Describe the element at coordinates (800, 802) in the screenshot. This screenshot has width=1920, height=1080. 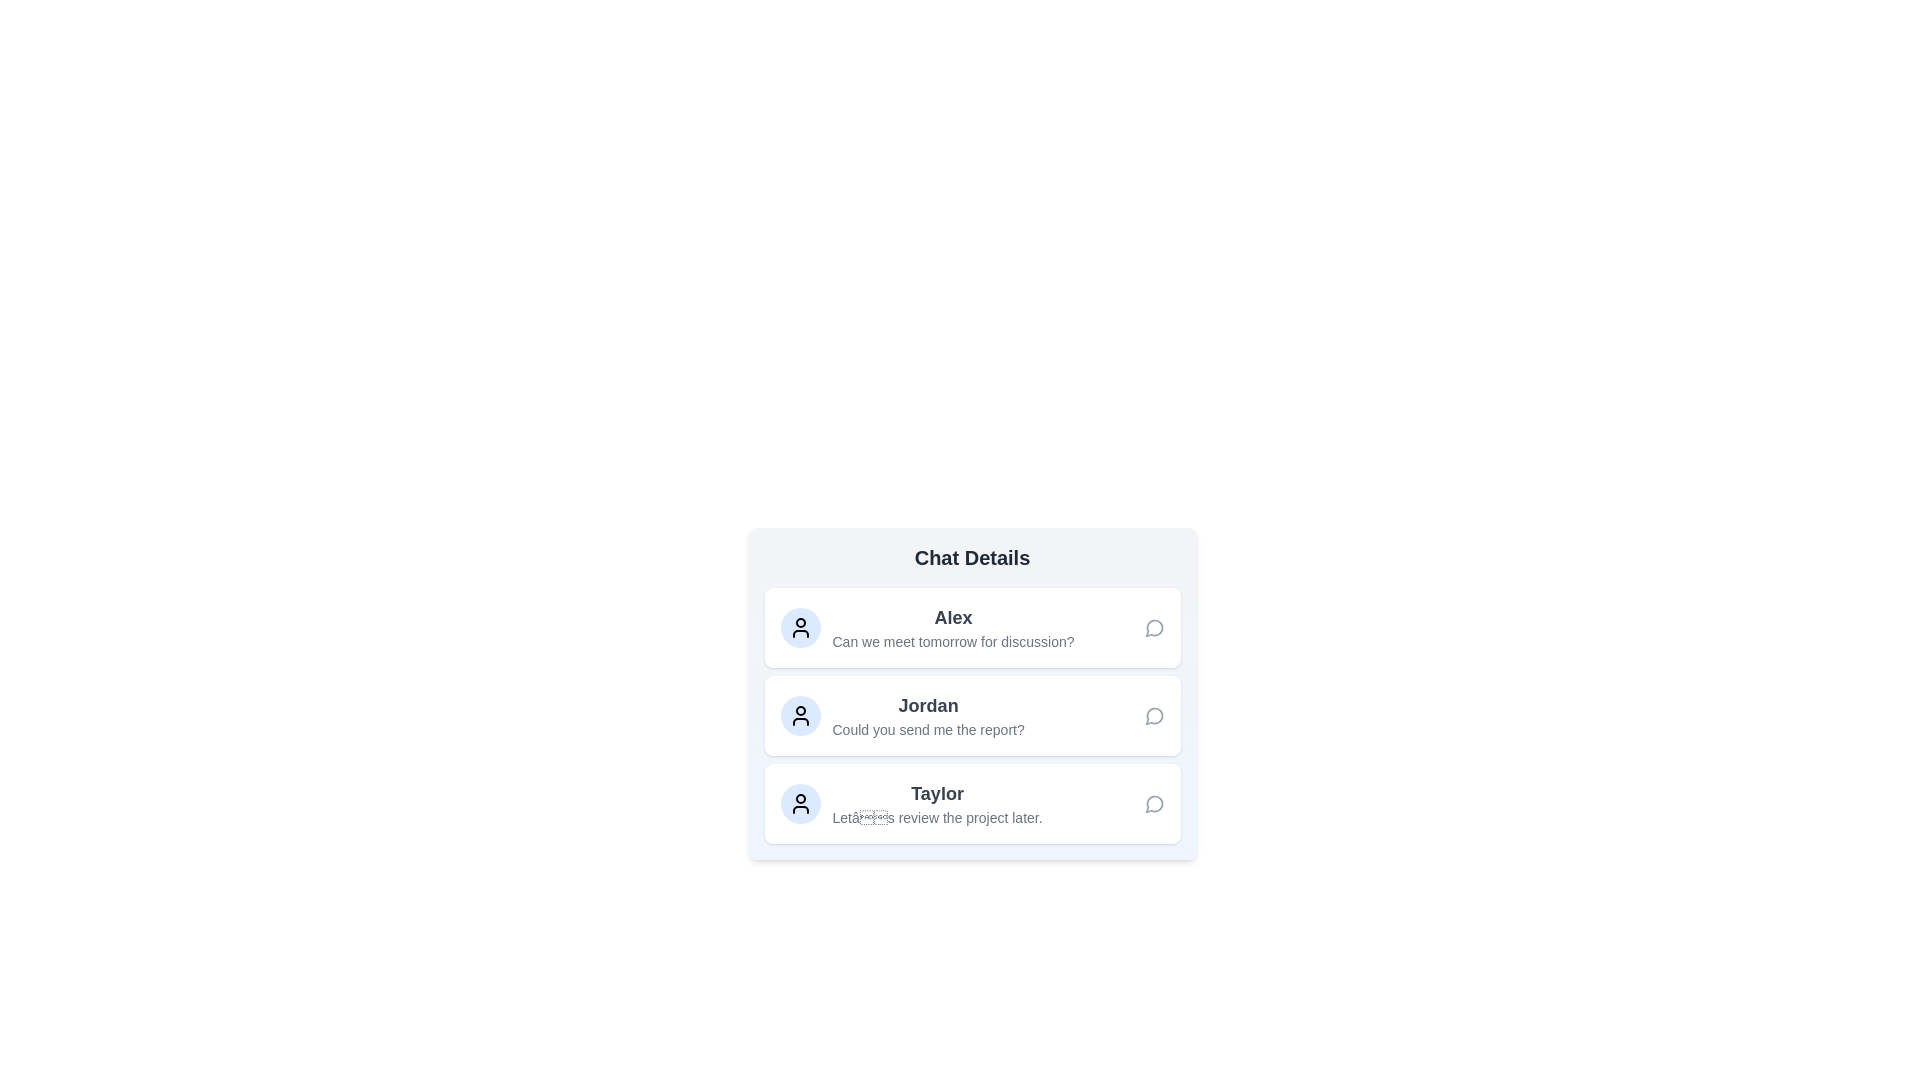
I see `the avatar representation of Taylor` at that location.